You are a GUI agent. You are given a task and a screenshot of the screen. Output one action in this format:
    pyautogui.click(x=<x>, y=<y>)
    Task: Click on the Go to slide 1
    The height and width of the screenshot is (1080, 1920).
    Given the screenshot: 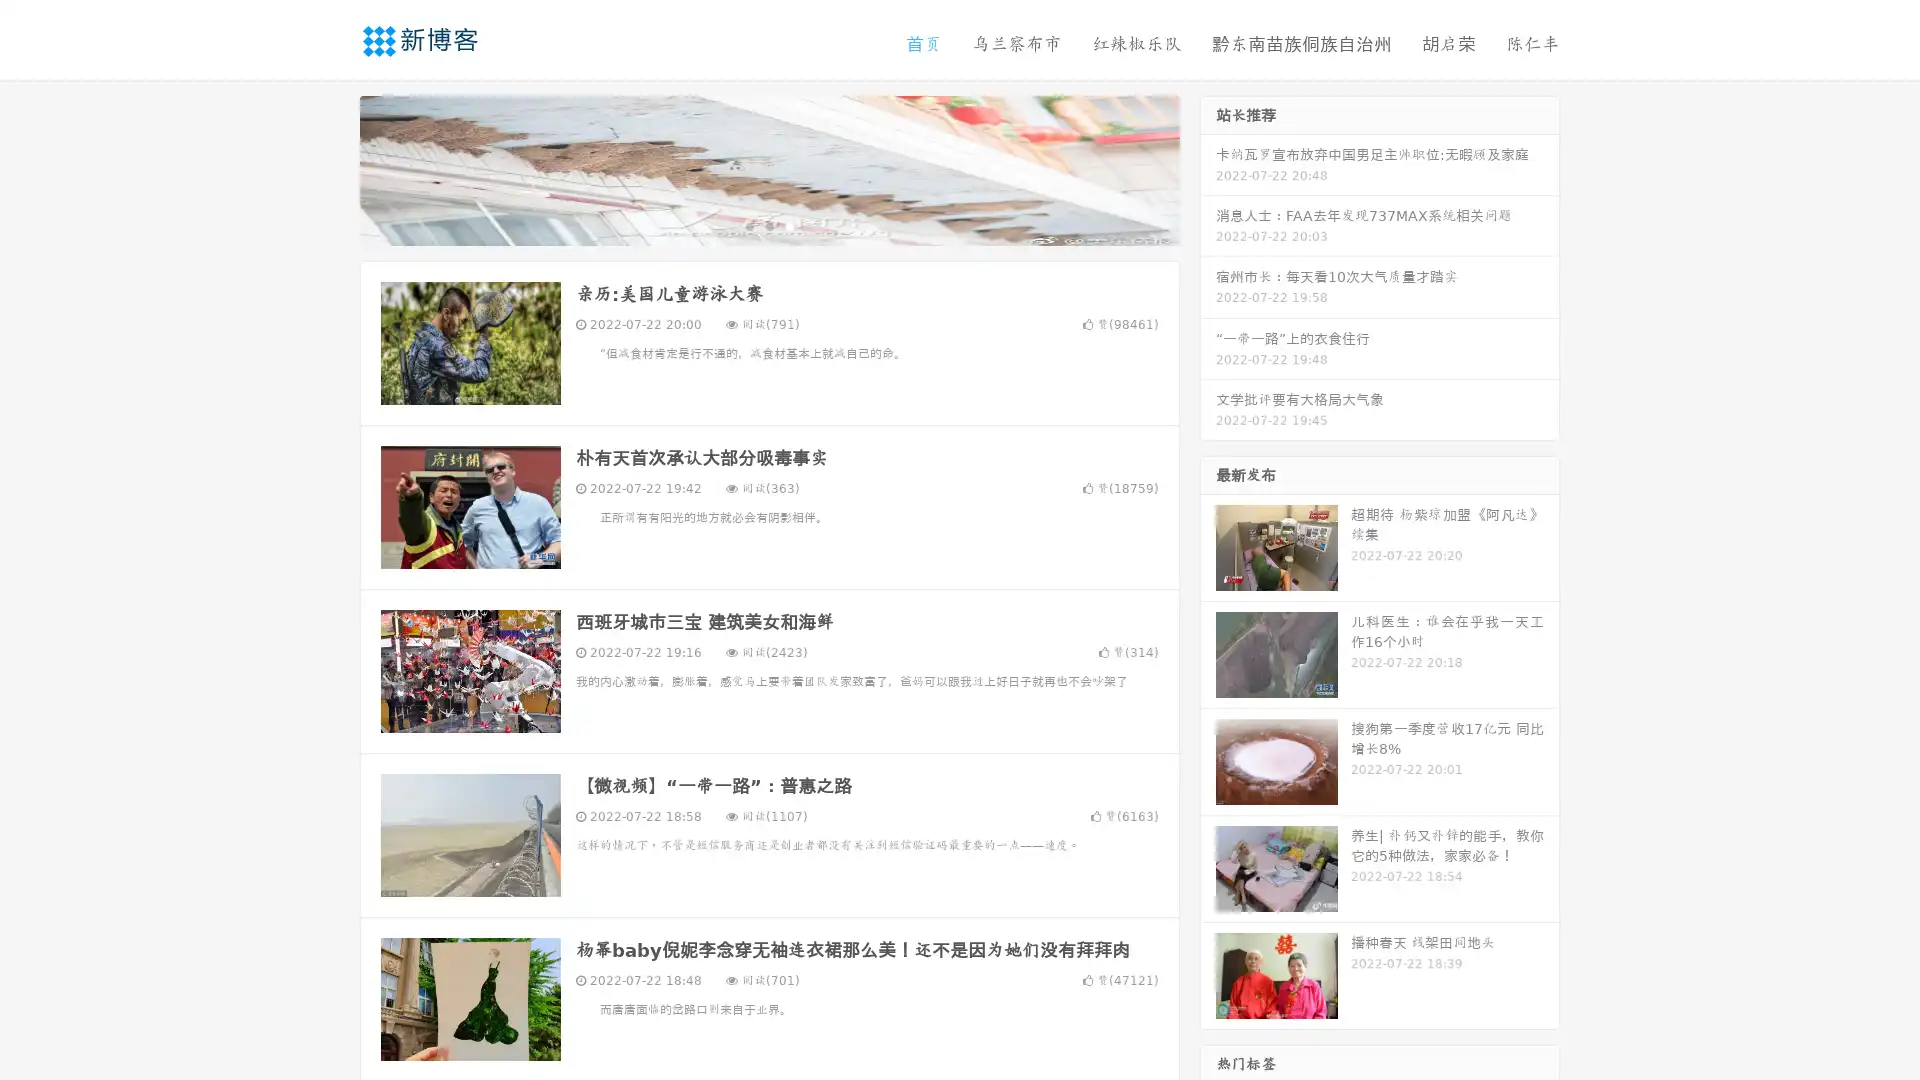 What is the action you would take?
    pyautogui.click(x=748, y=225)
    